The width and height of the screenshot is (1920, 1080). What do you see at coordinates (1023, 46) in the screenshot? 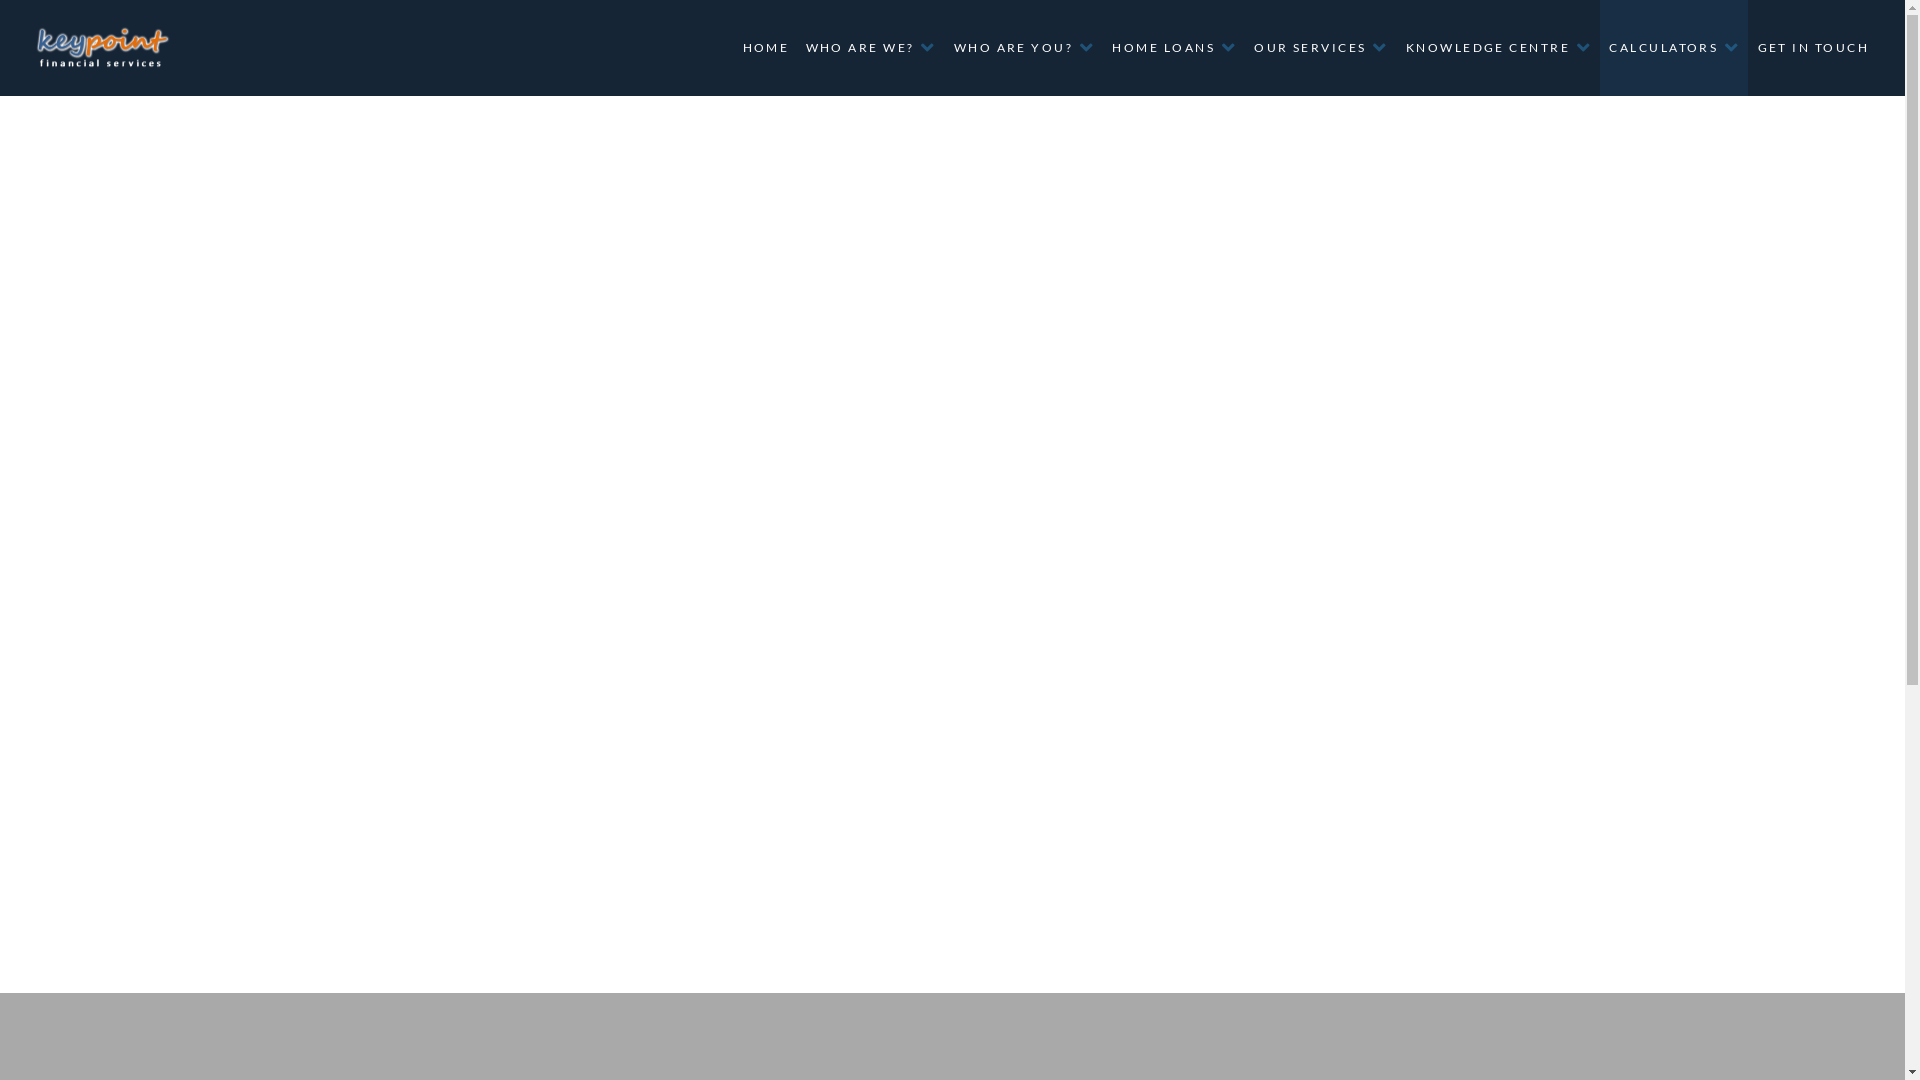
I see `'WHO ARE YOU?'` at bounding box center [1023, 46].